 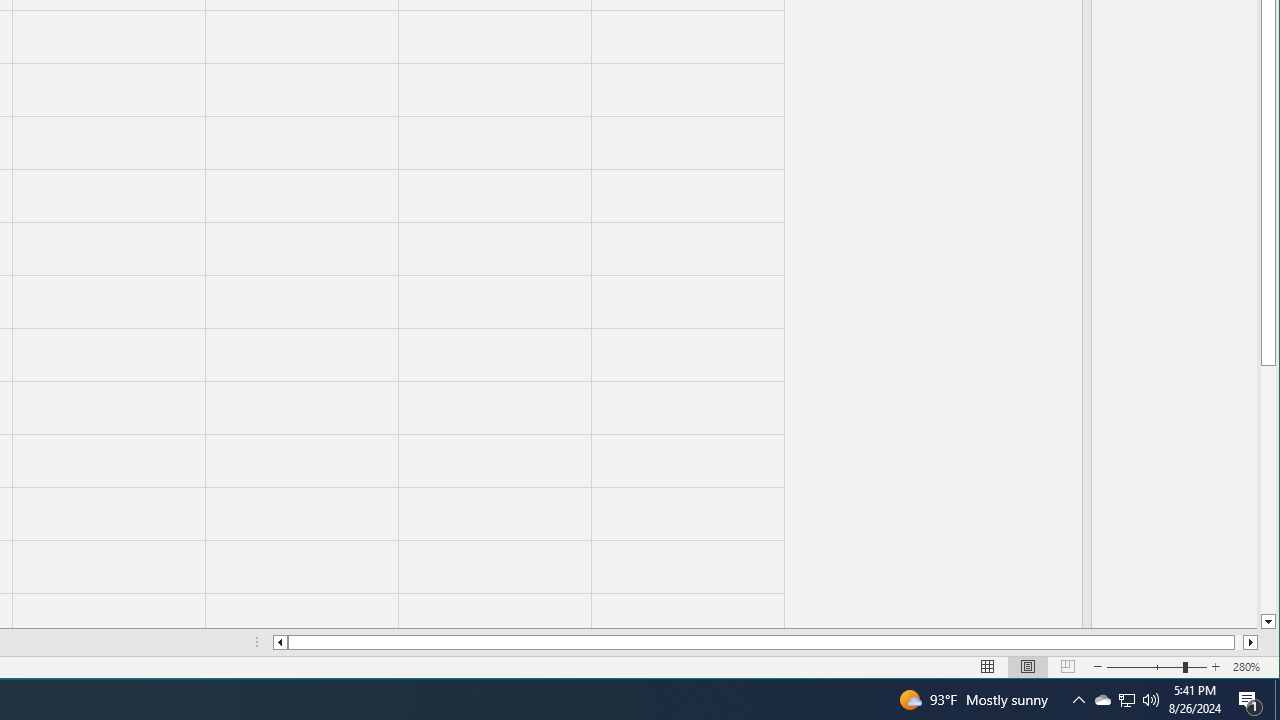 I want to click on 'Q2790: 100%', so click(x=1127, y=698).